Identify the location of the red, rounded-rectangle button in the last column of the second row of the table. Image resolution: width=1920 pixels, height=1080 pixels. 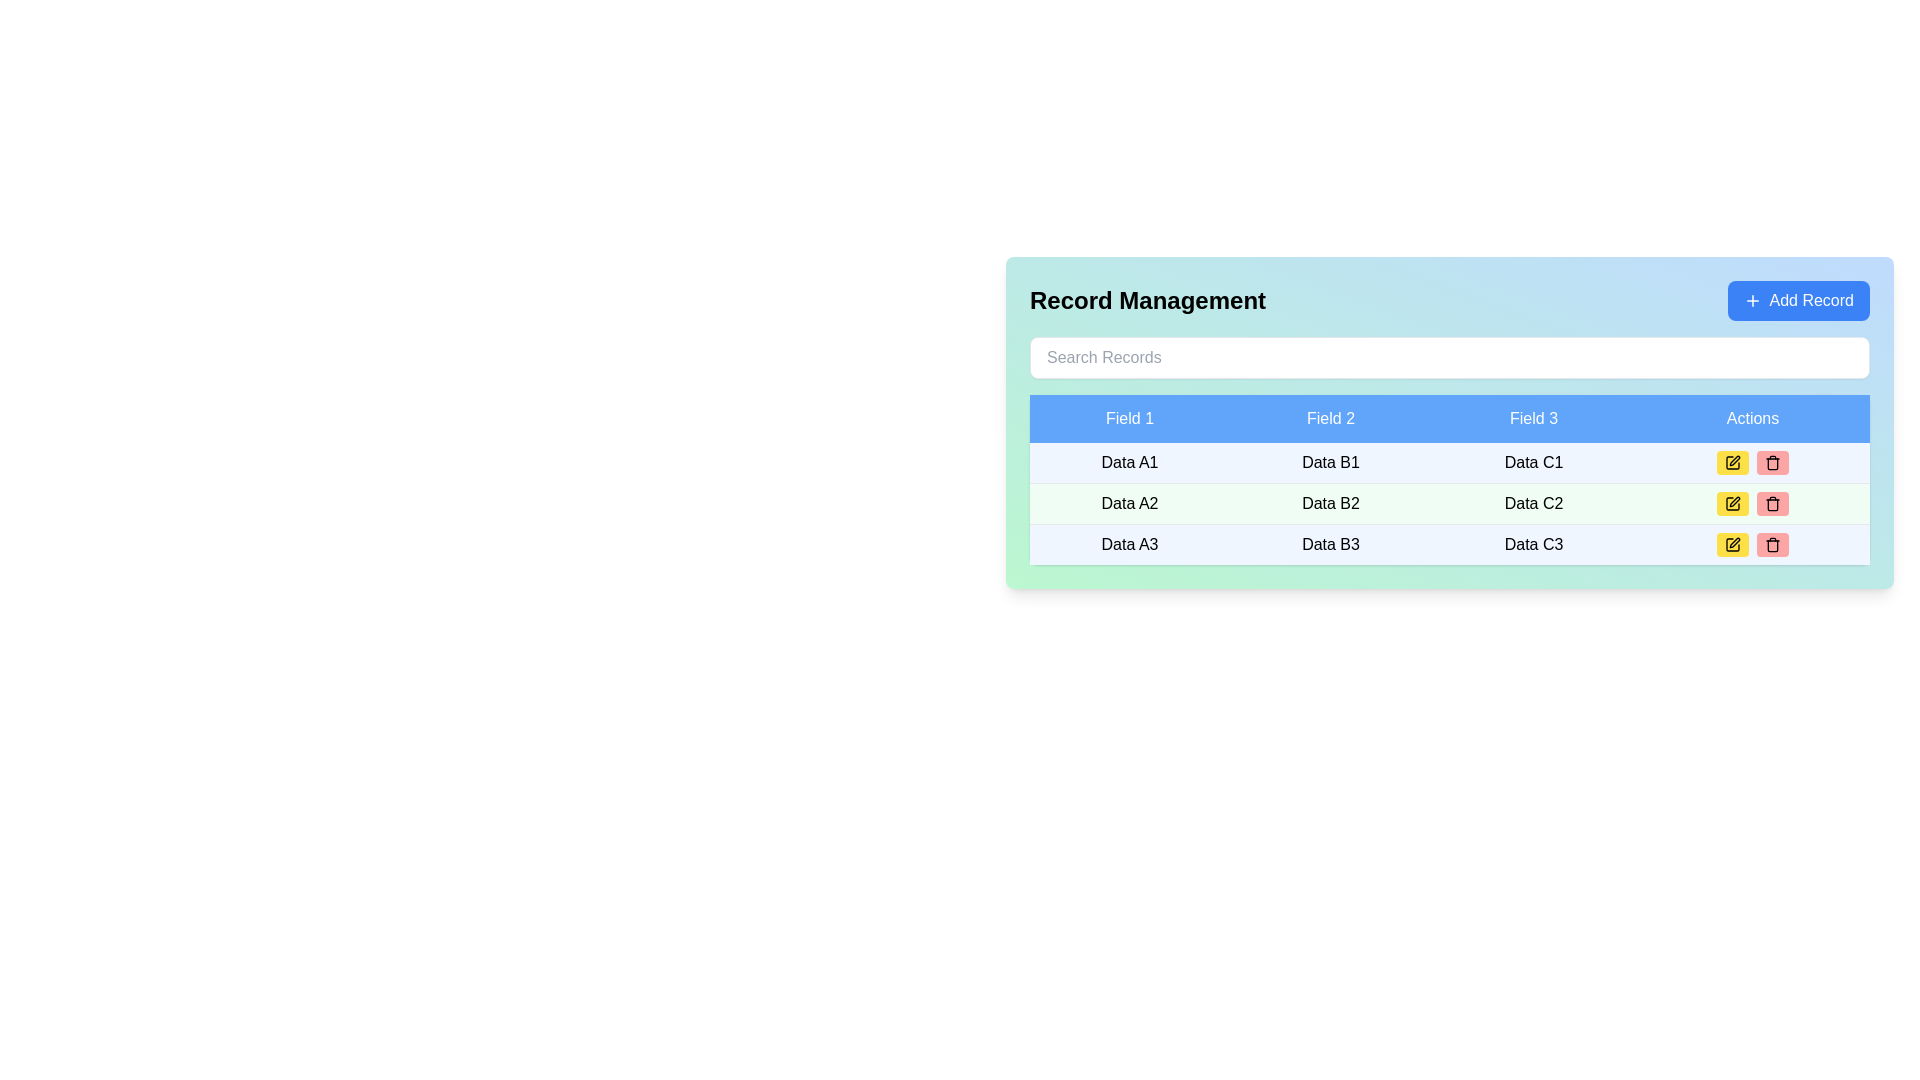
(1772, 544).